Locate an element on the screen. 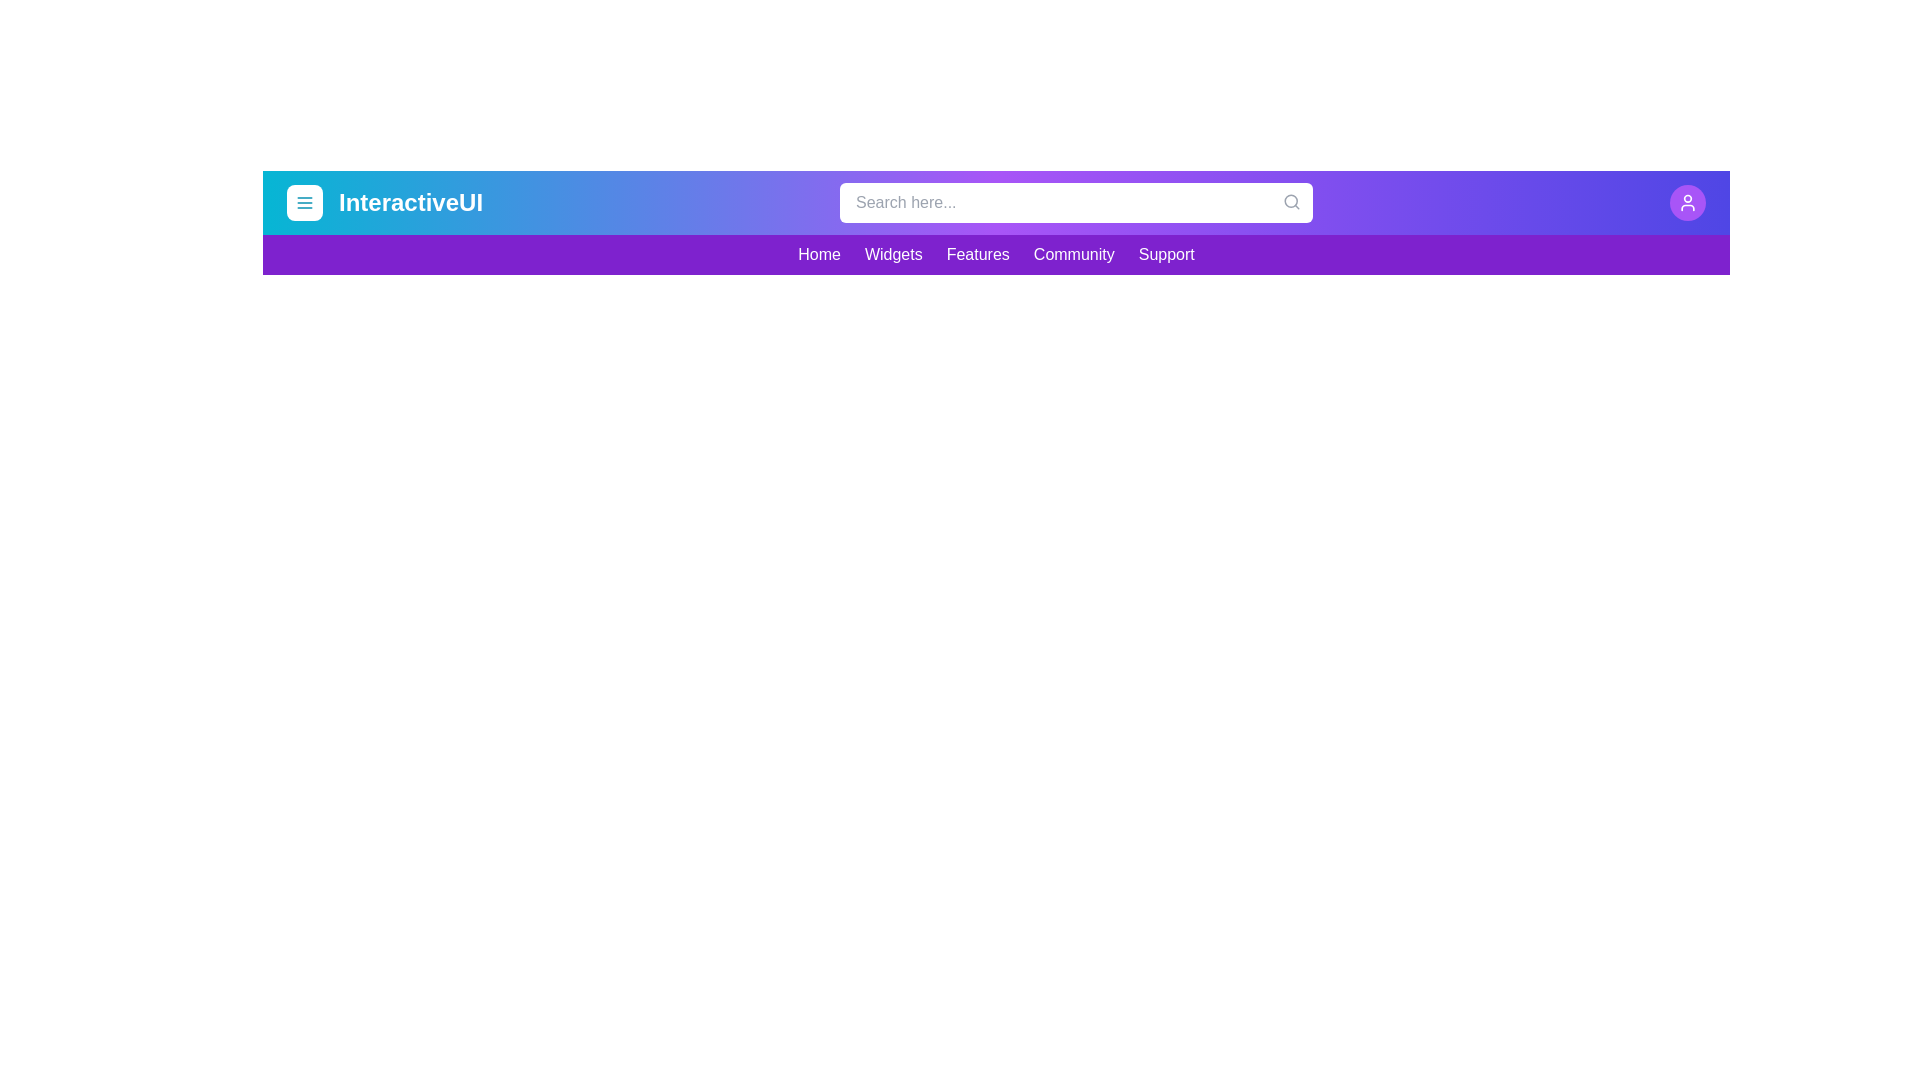 This screenshot has width=1920, height=1080. the navigation link labeled Home is located at coordinates (819, 253).